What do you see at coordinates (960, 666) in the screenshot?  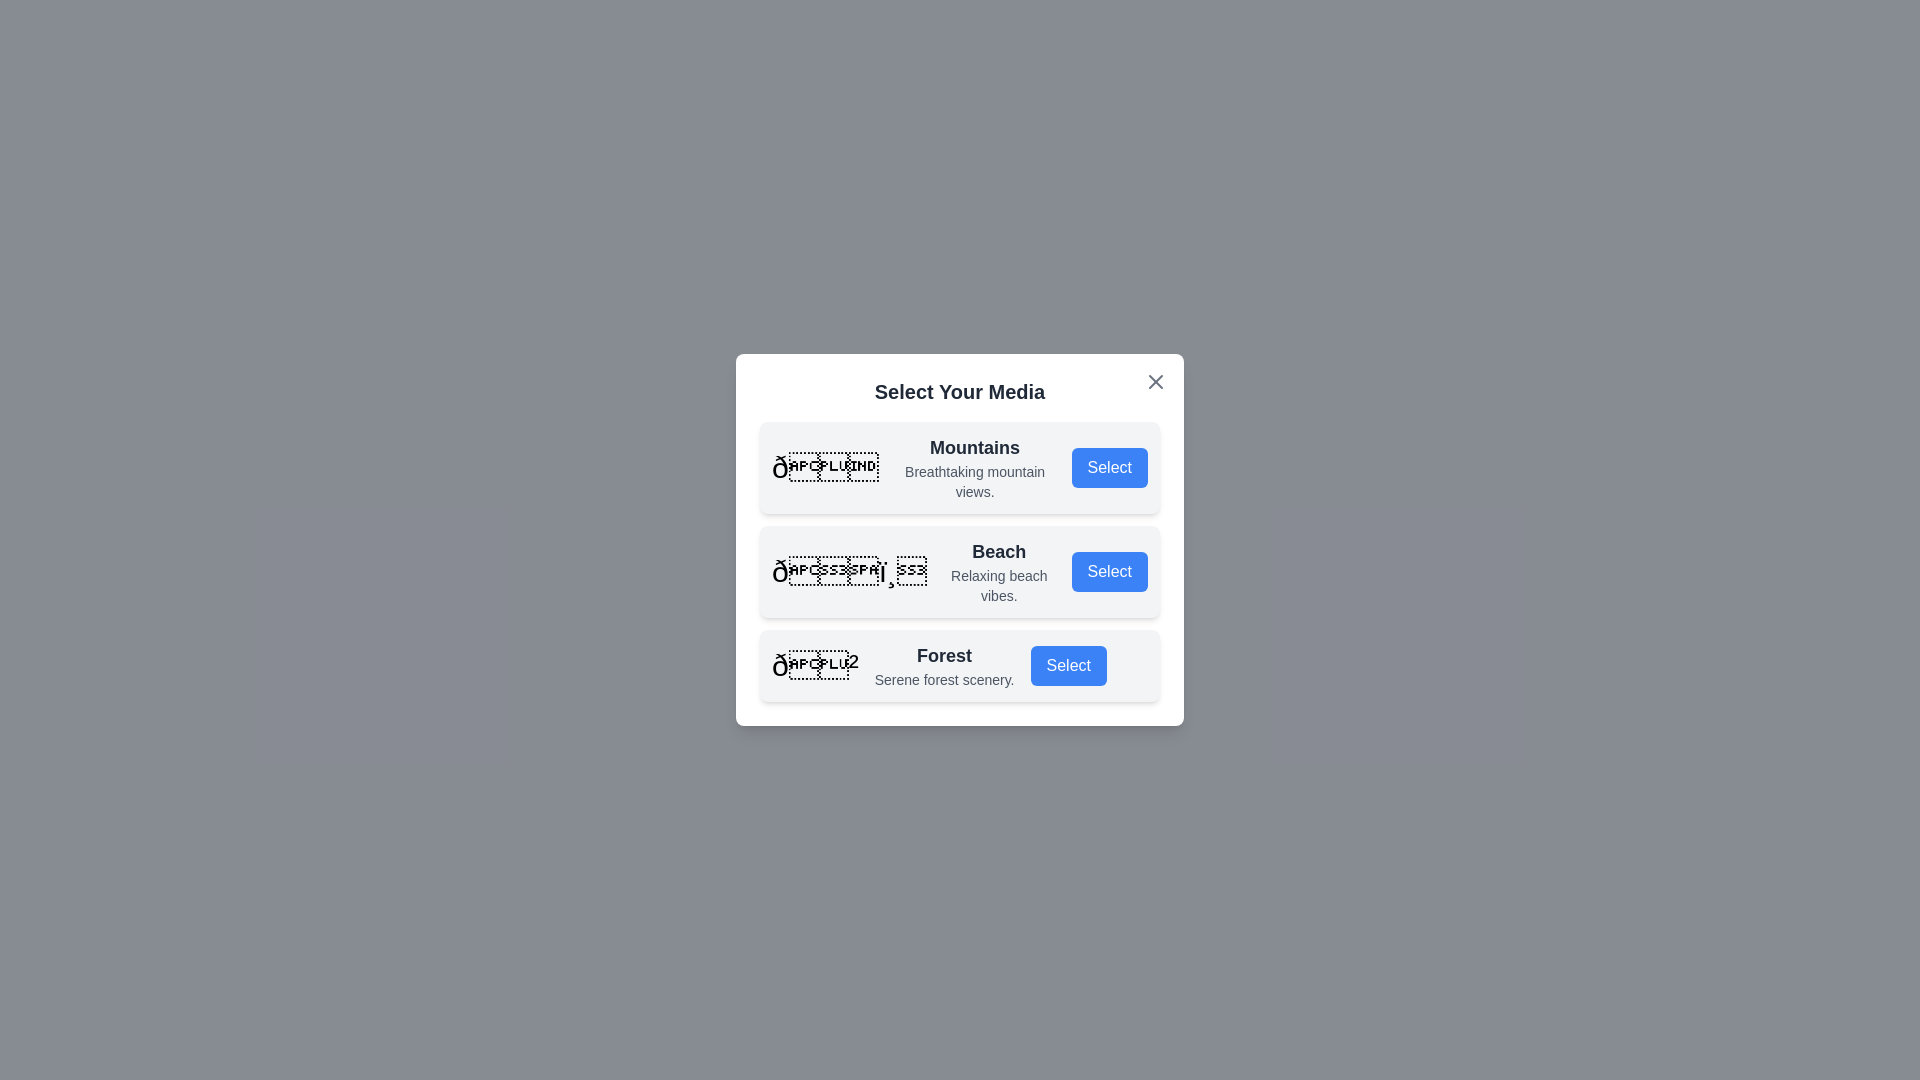 I see `the media option titled Forest to inspect its details visually` at bounding box center [960, 666].